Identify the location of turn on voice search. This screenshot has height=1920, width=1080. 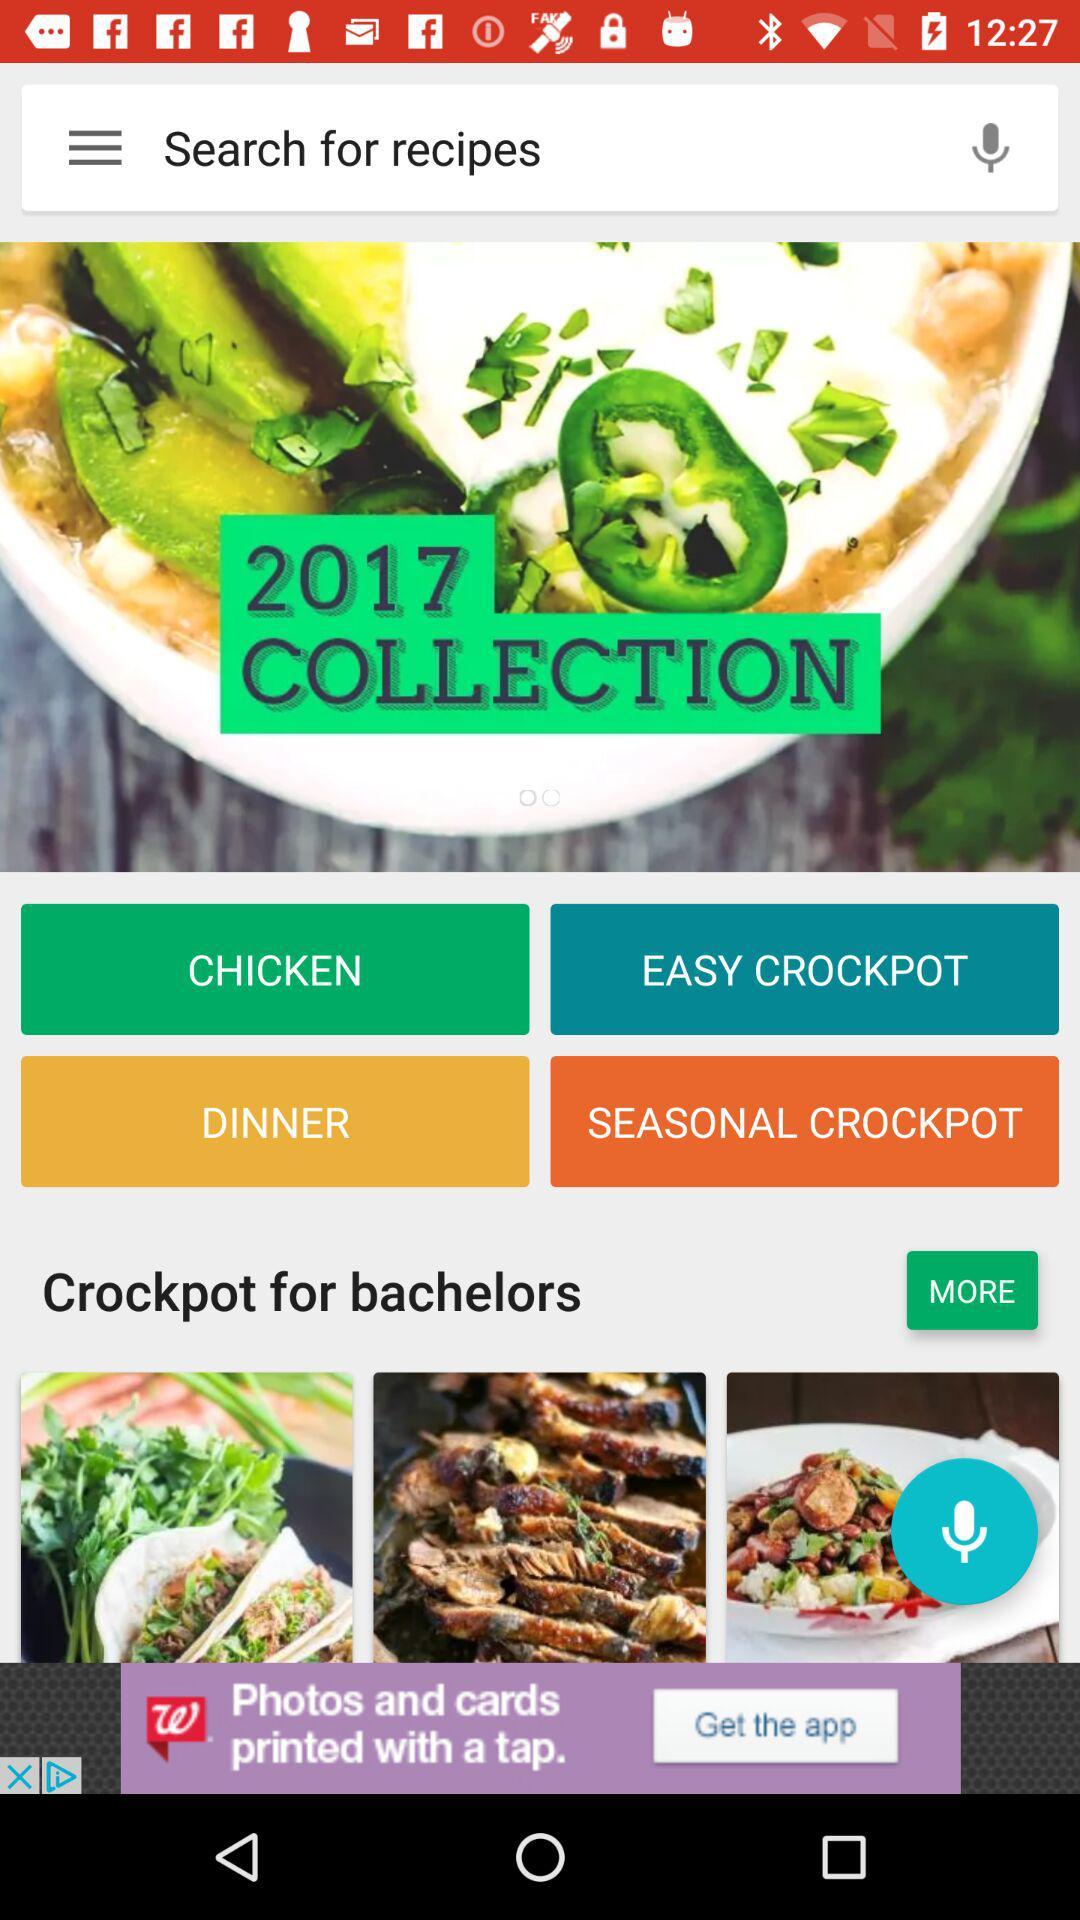
(990, 146).